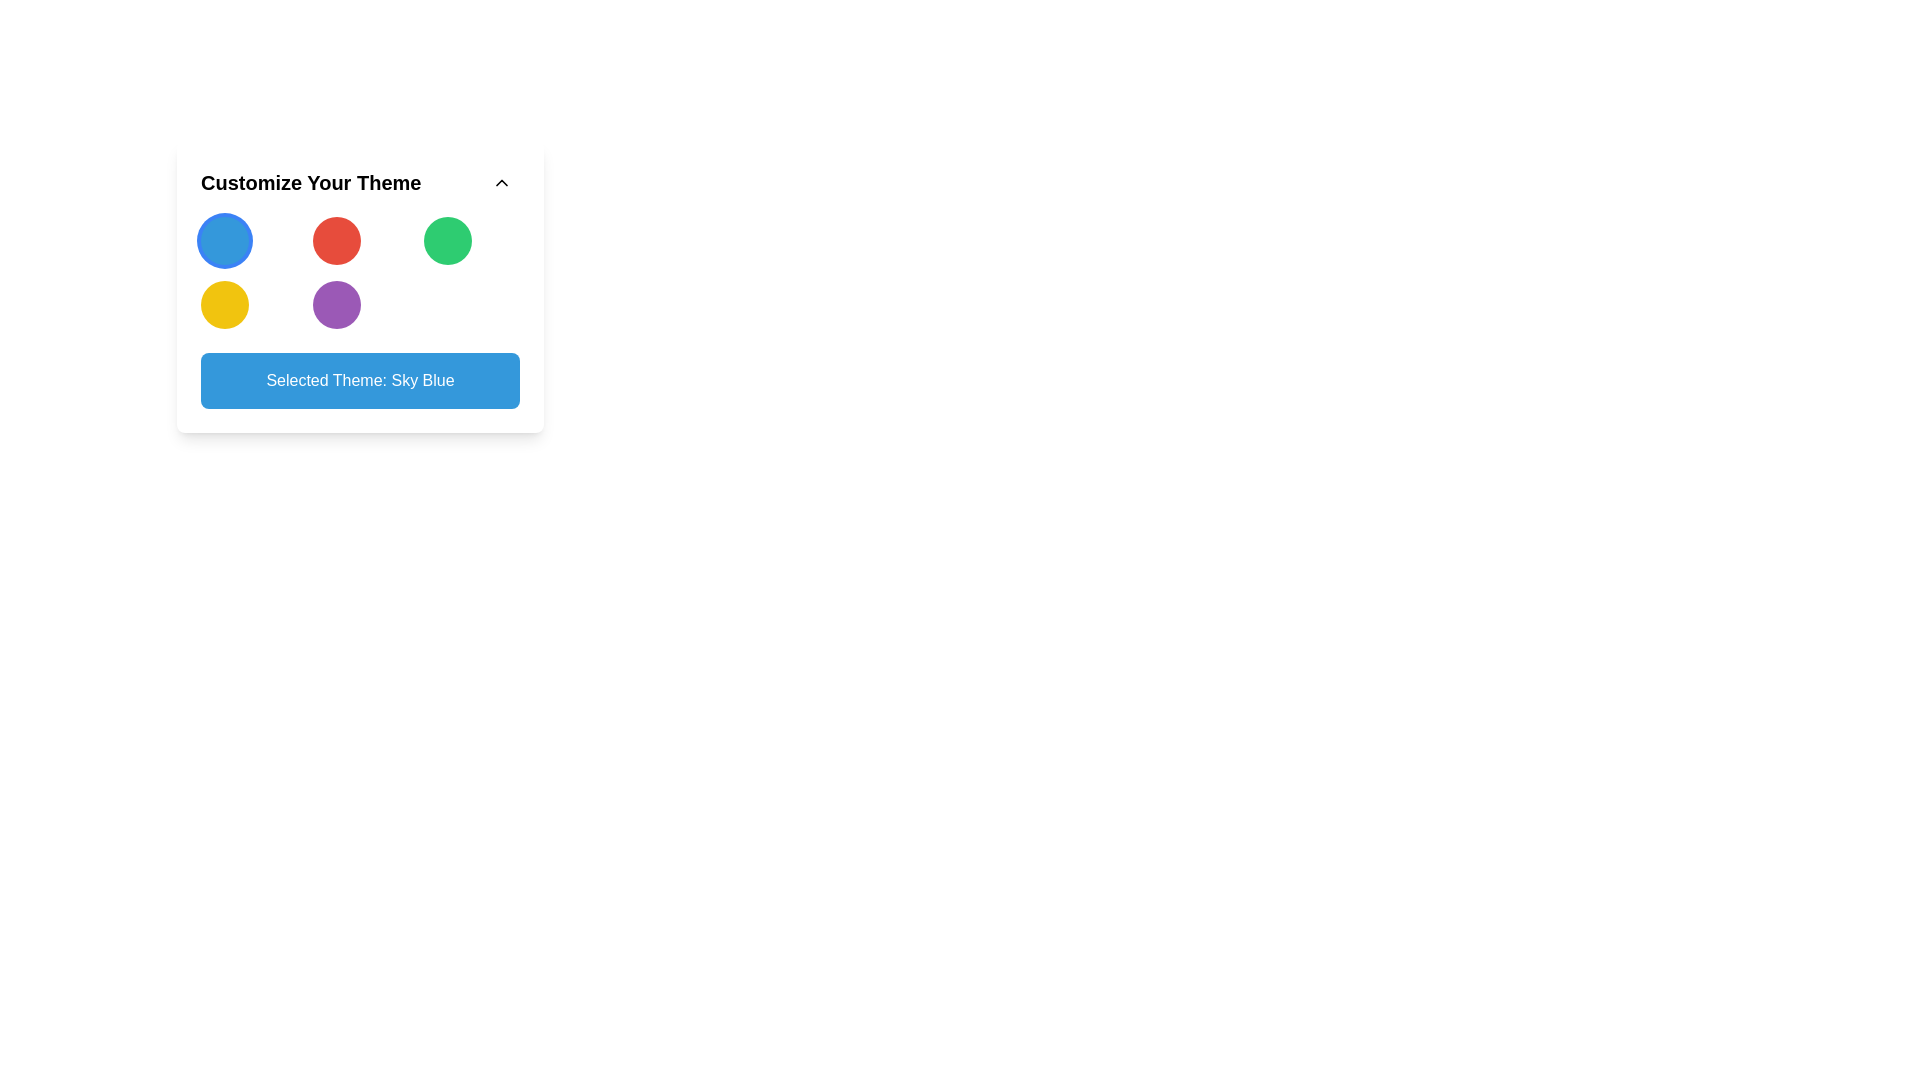  What do you see at coordinates (502, 182) in the screenshot?
I see `the button styled as a clickable icon with an upward-facing chevron arrow, located at the top-right corner of the 'Customize Your Theme' section` at bounding box center [502, 182].